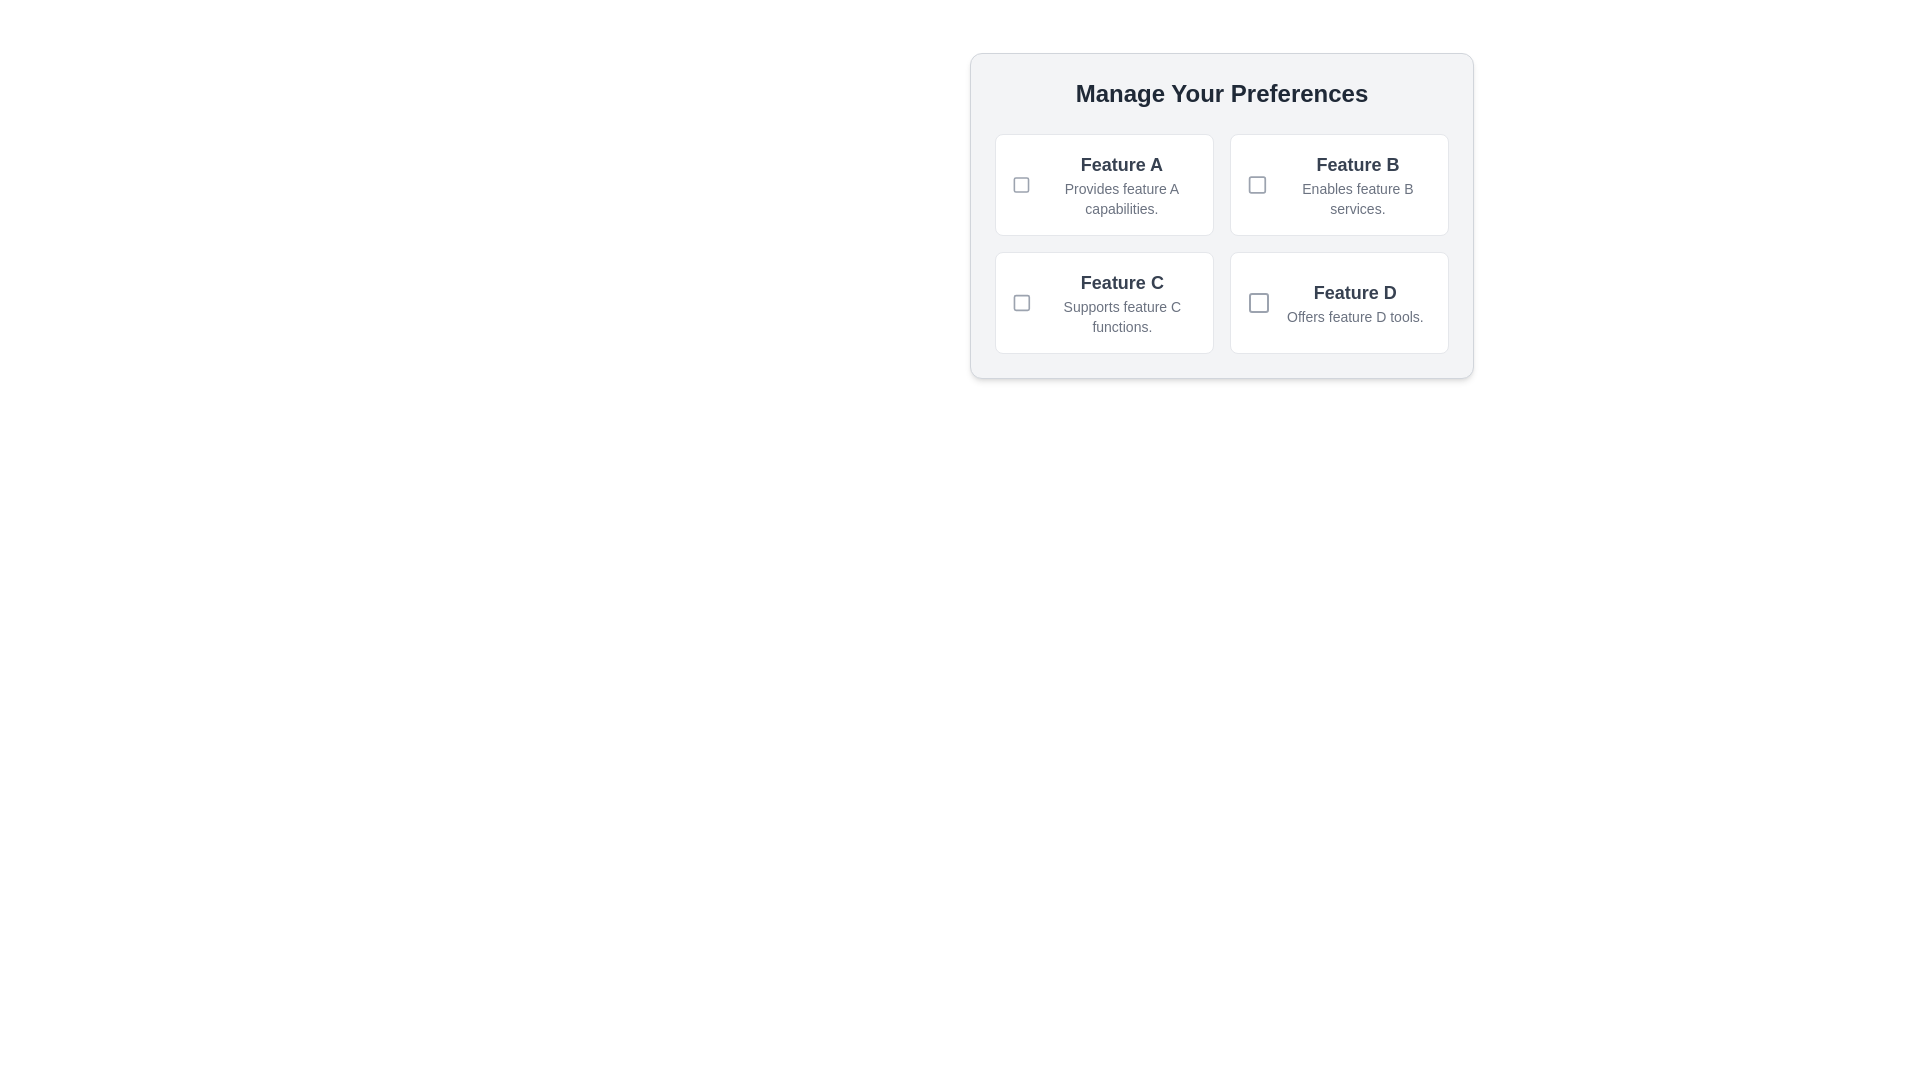 The image size is (1920, 1080). What do you see at coordinates (1355, 303) in the screenshot?
I see `the element displaying 'Feature D' and its description 'Offers feature D tools.' which is styled with distinct typography and located in the bottom-right quadrant of the grid layout` at bounding box center [1355, 303].